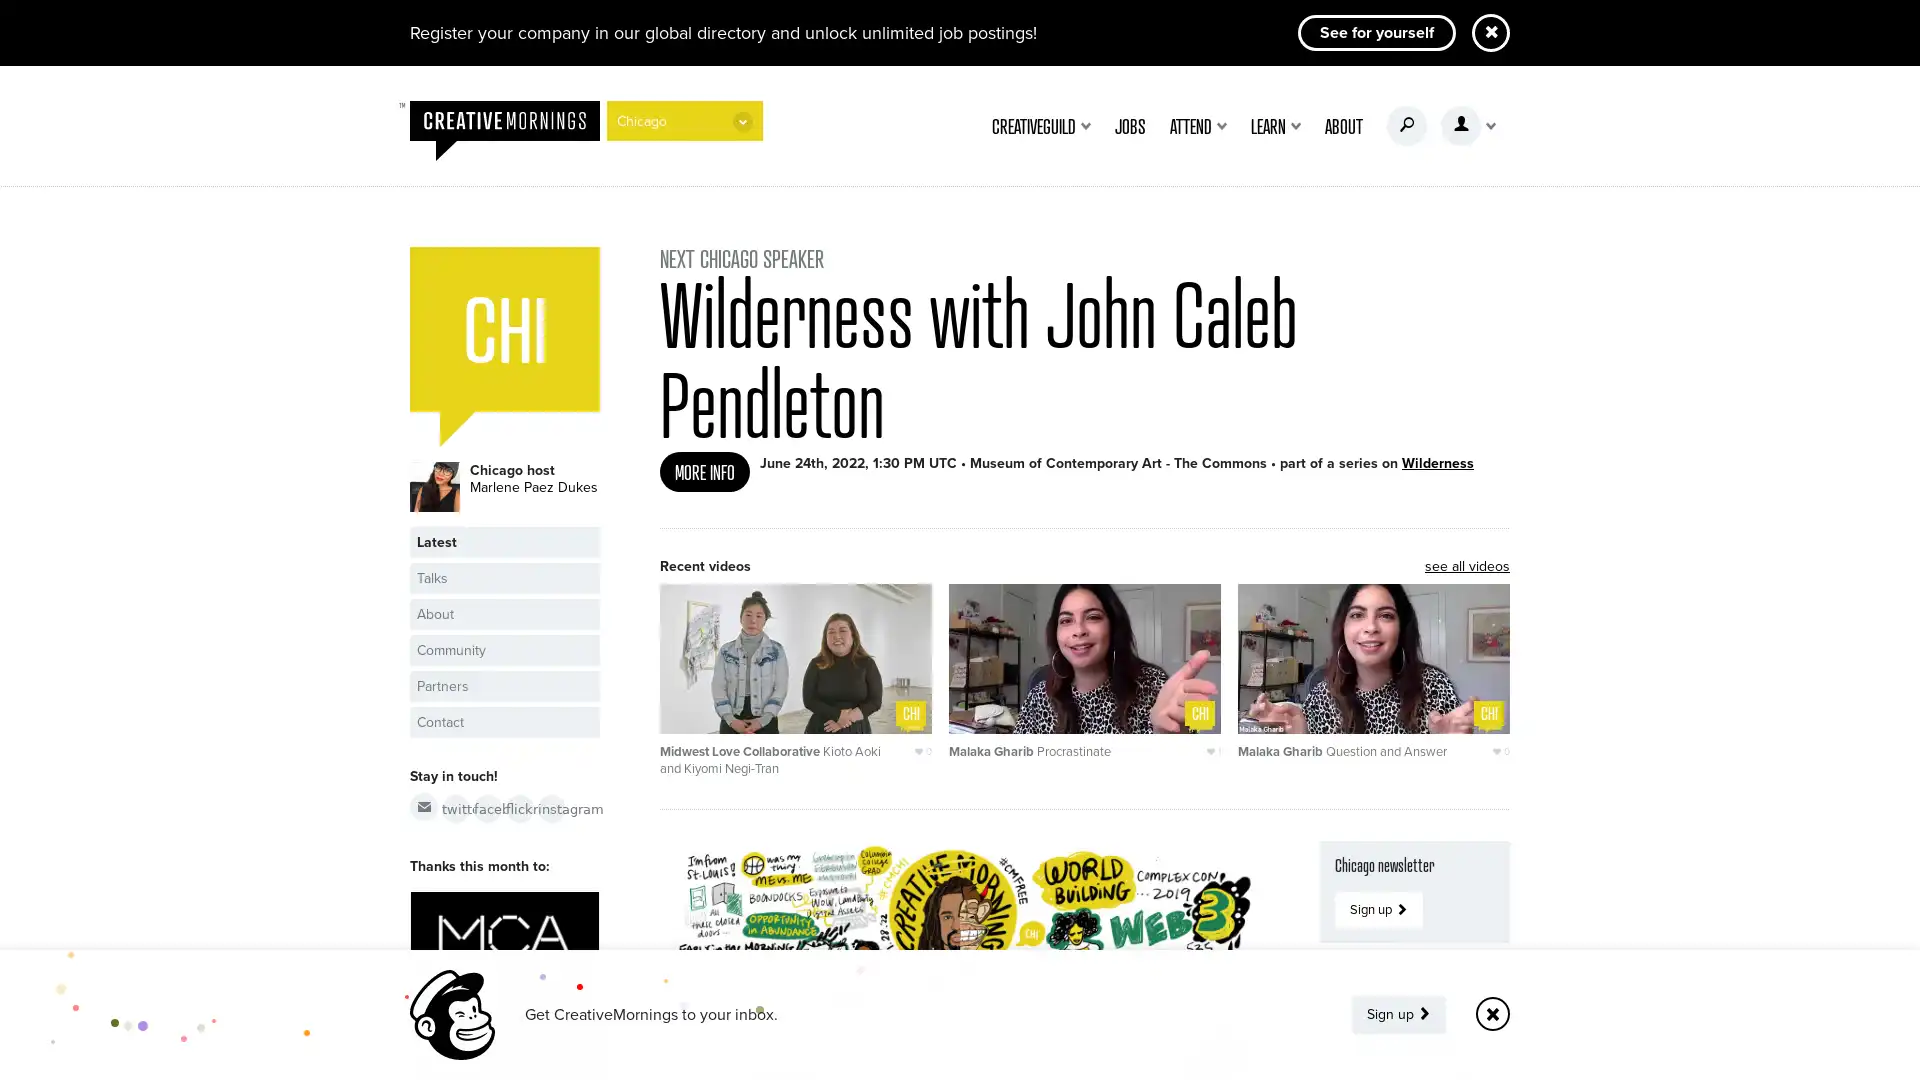 The width and height of the screenshot is (1920, 1080). Describe the element at coordinates (1405, 126) in the screenshot. I see `search` at that location.